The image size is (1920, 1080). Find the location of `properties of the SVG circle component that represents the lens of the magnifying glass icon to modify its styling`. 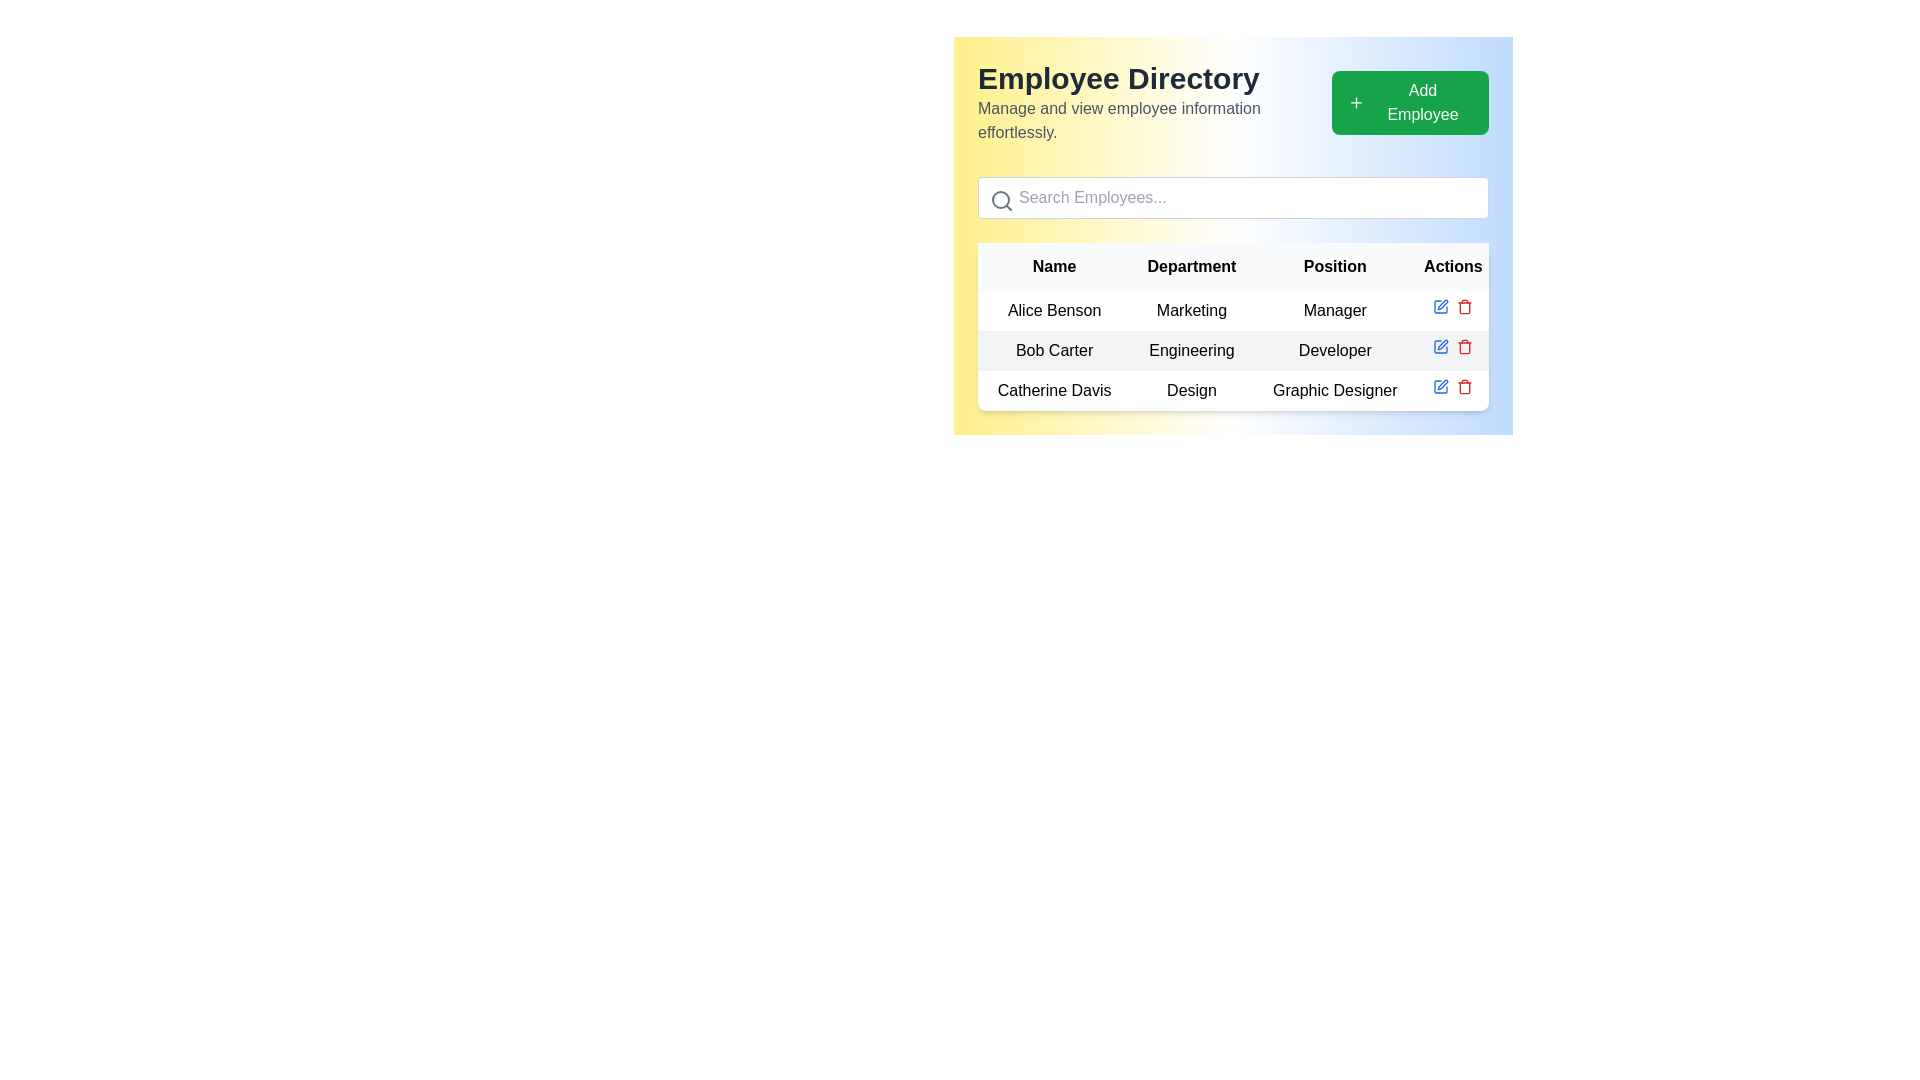

properties of the SVG circle component that represents the lens of the magnifying glass icon to modify its styling is located at coordinates (1001, 200).